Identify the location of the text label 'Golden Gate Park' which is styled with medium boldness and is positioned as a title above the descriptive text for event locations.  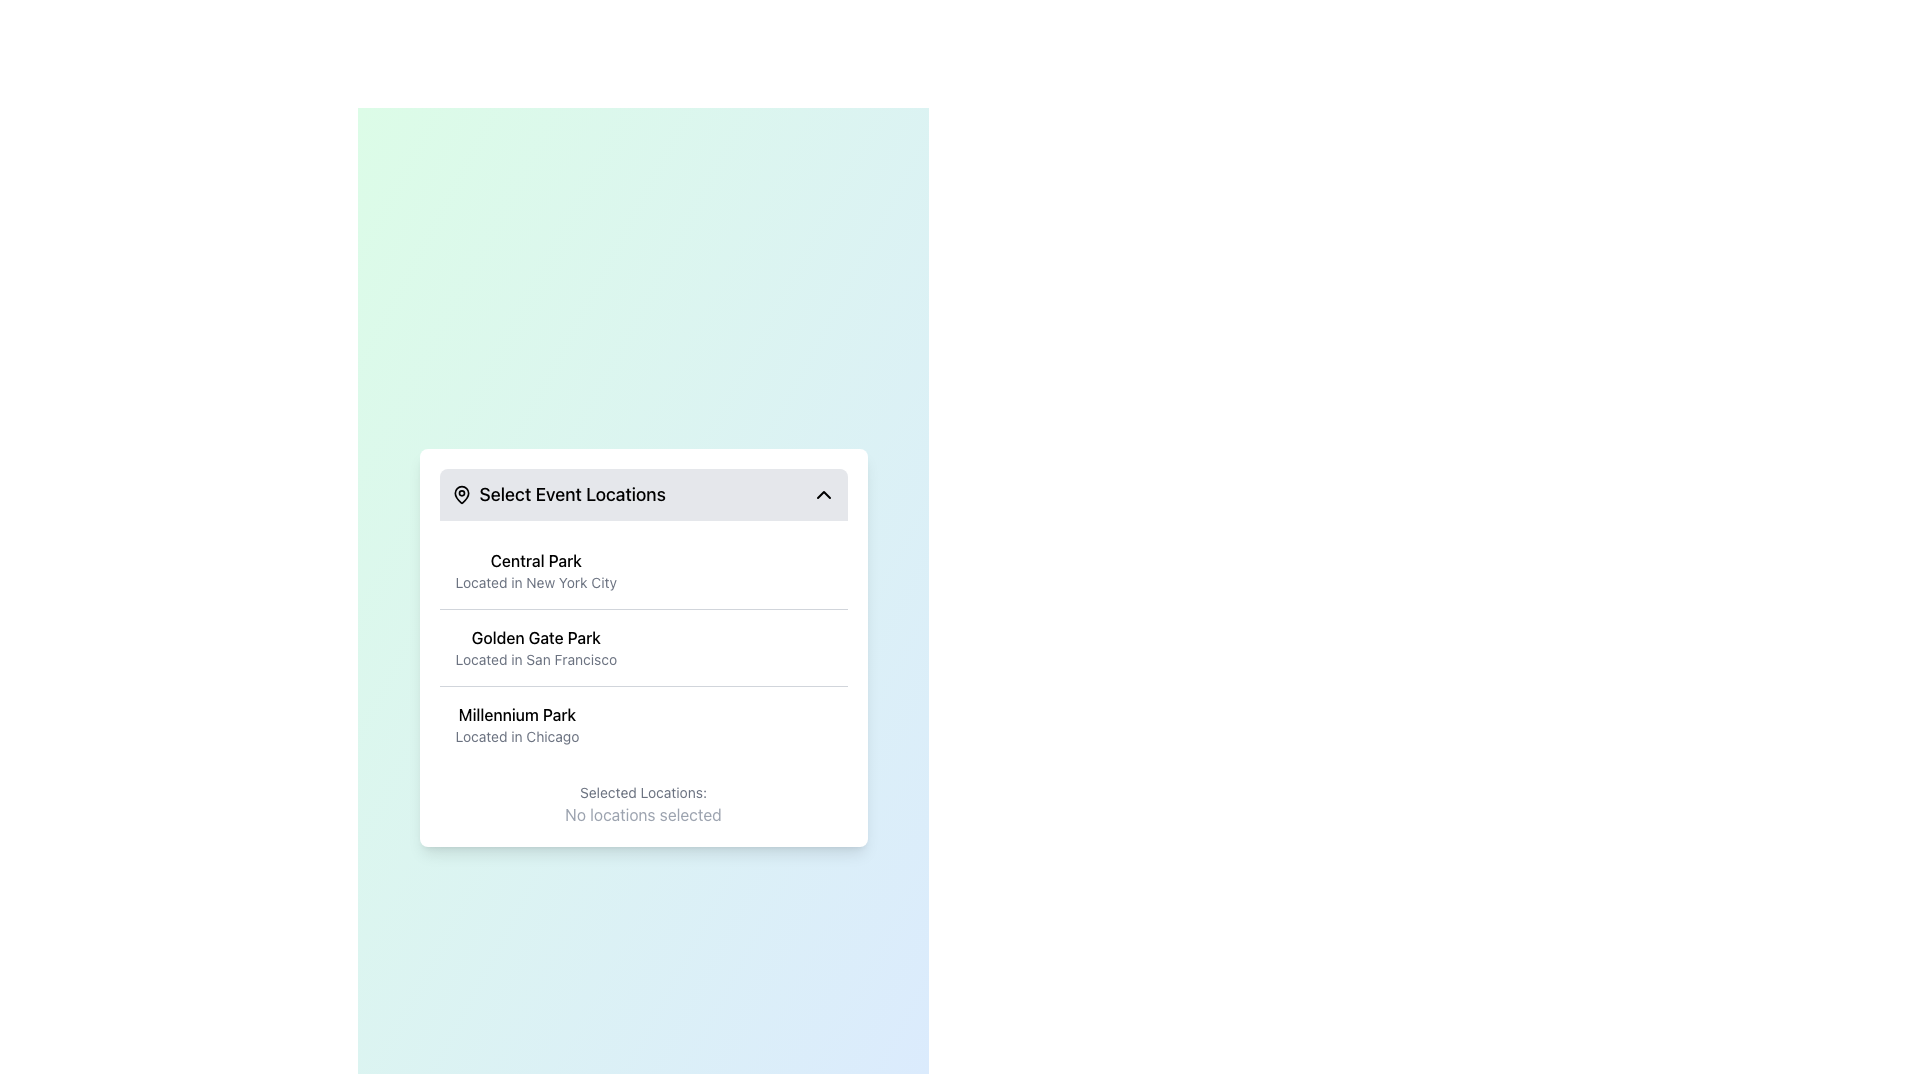
(536, 637).